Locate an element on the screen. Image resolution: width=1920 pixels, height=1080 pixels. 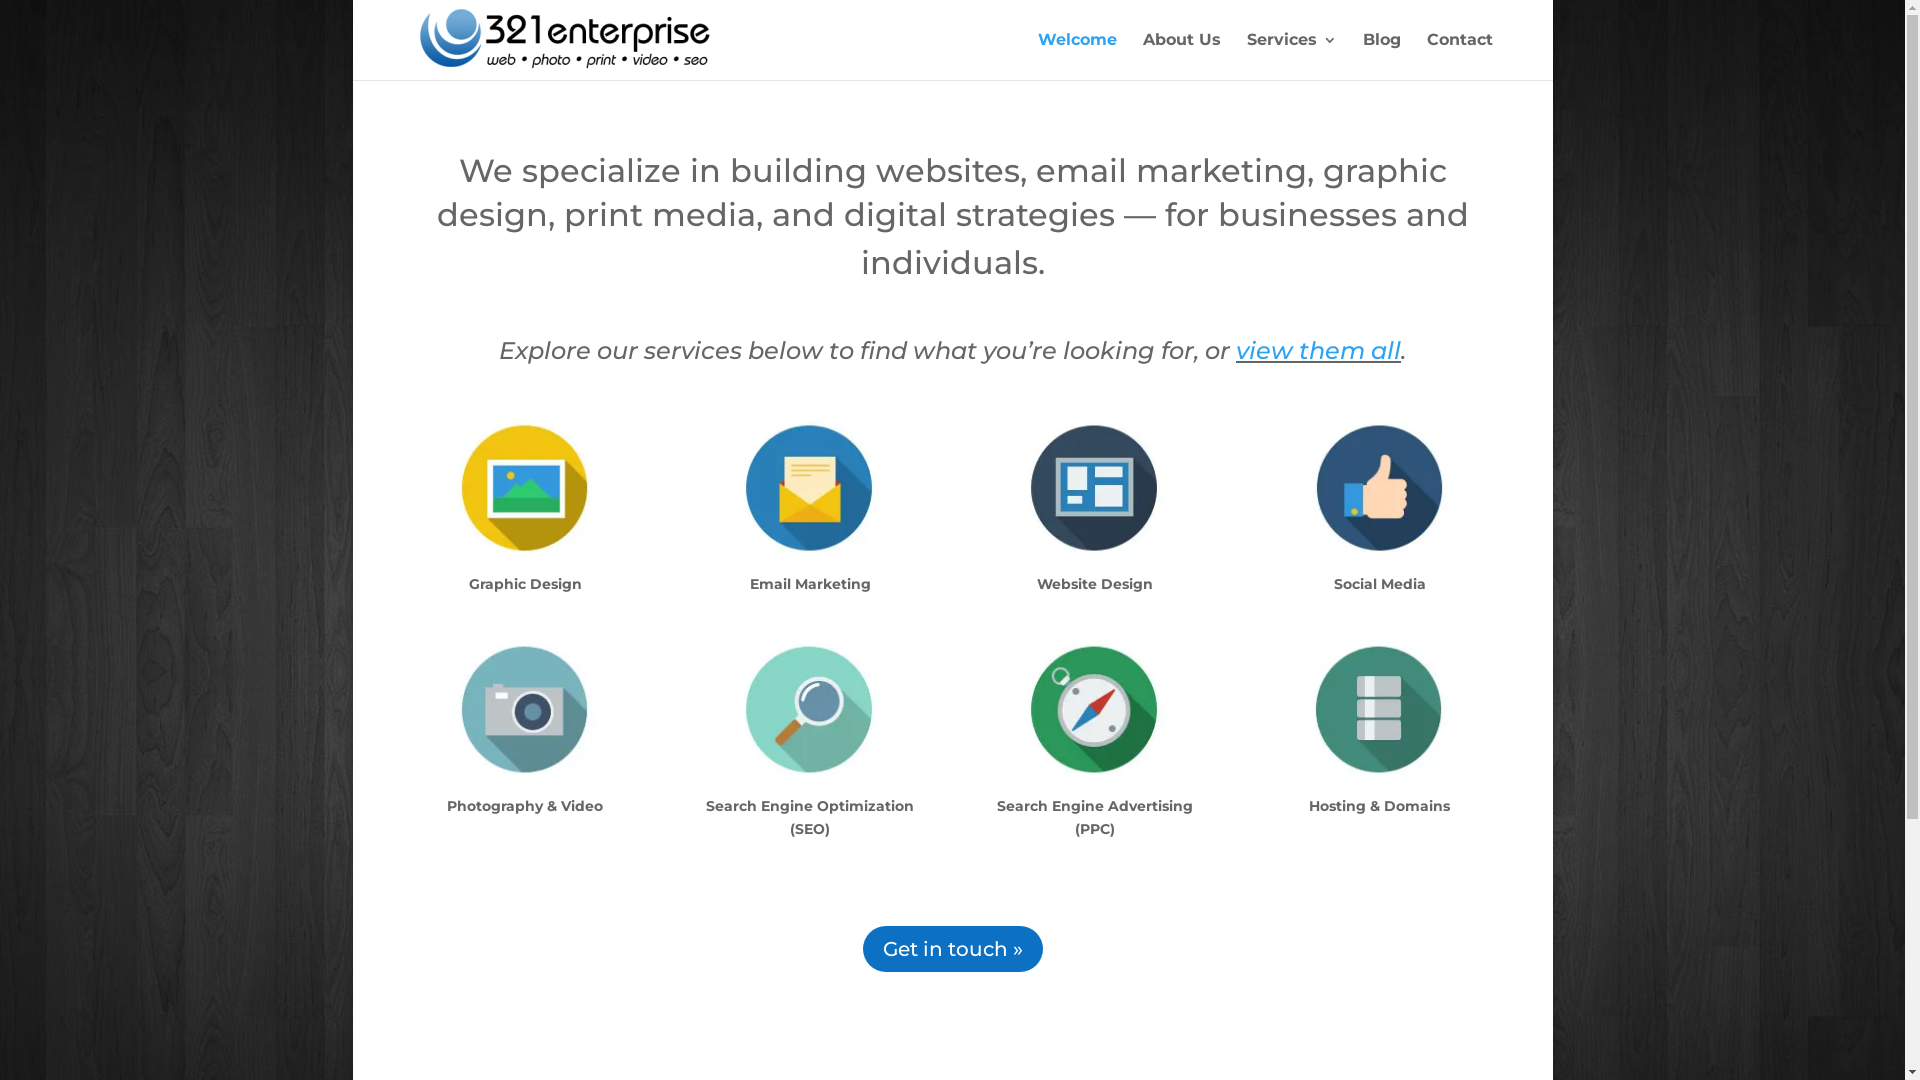
'Welcome' is located at coordinates (1076, 55).